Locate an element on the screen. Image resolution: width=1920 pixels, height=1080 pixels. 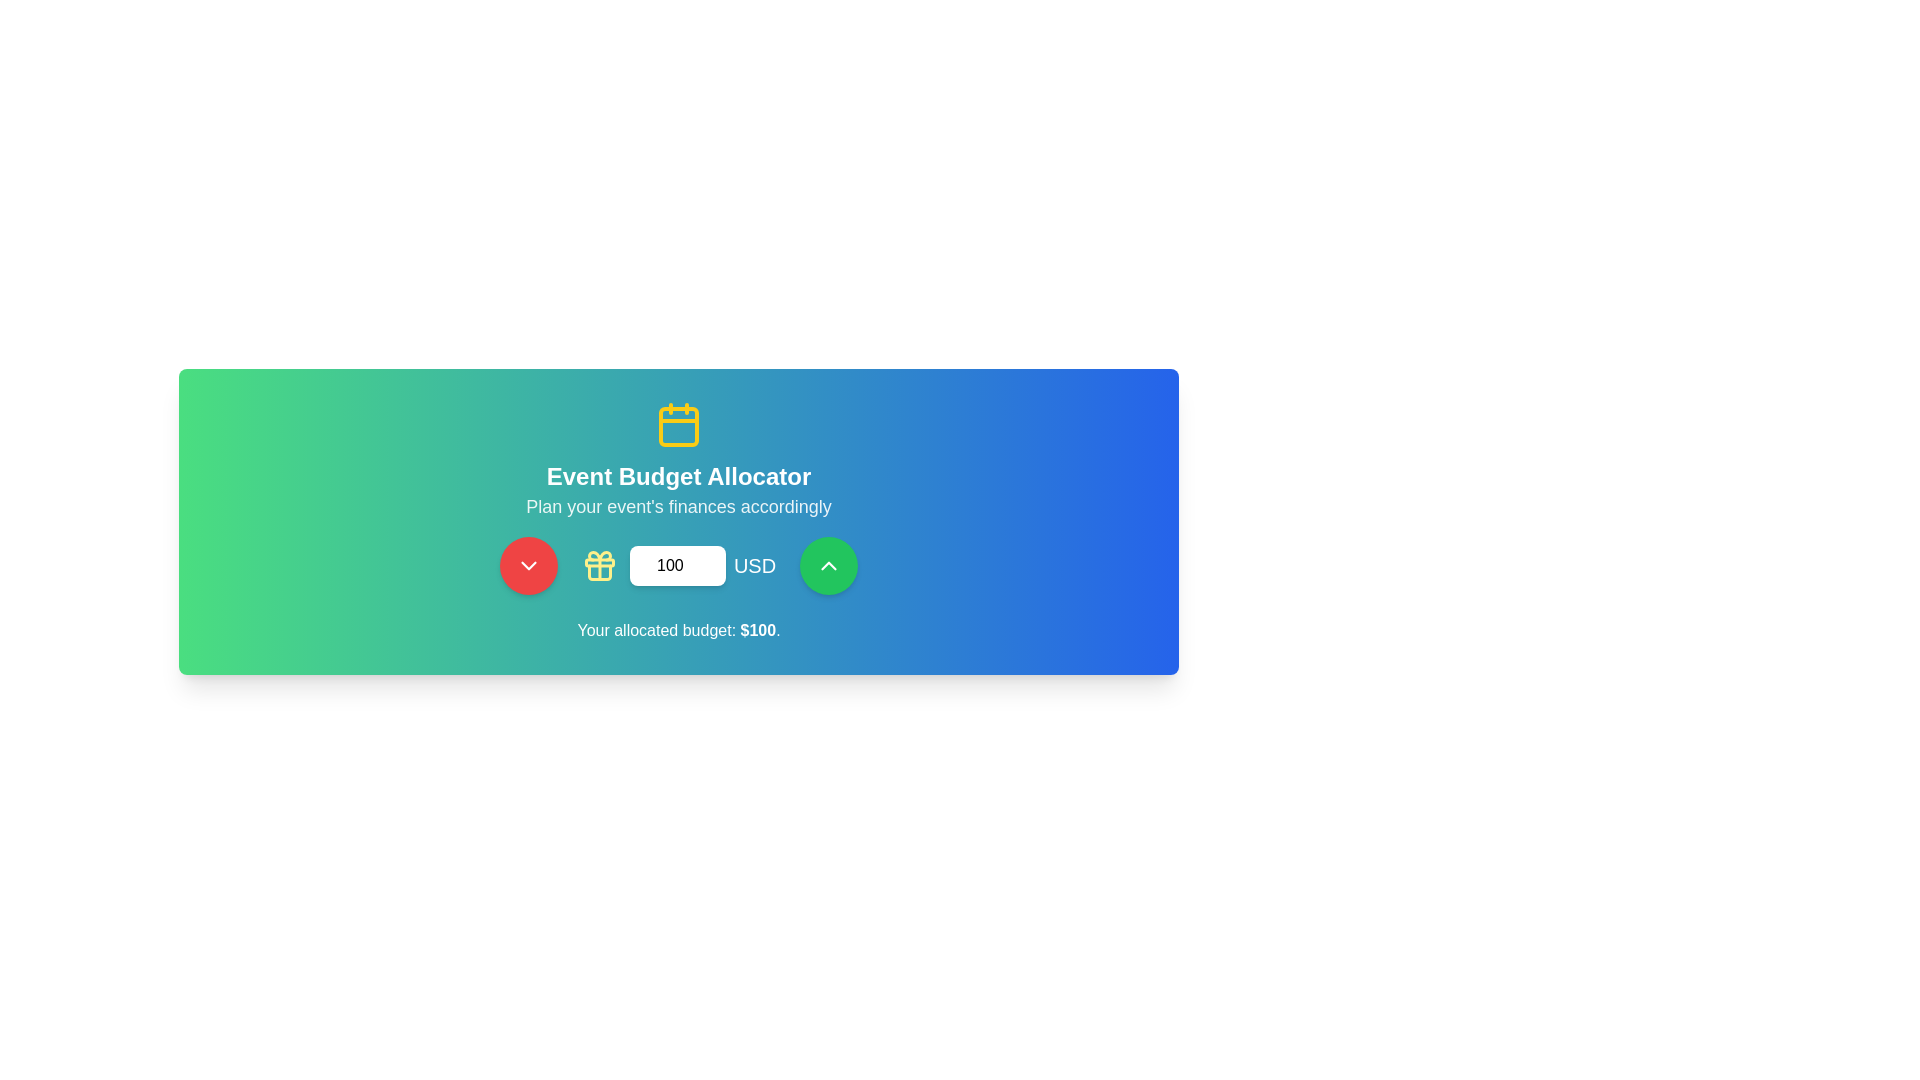
the calendar icon, which symbolizes planning or scheduling, located above the 'Event Budget Allocator' title in the center of the interface is located at coordinates (678, 423).